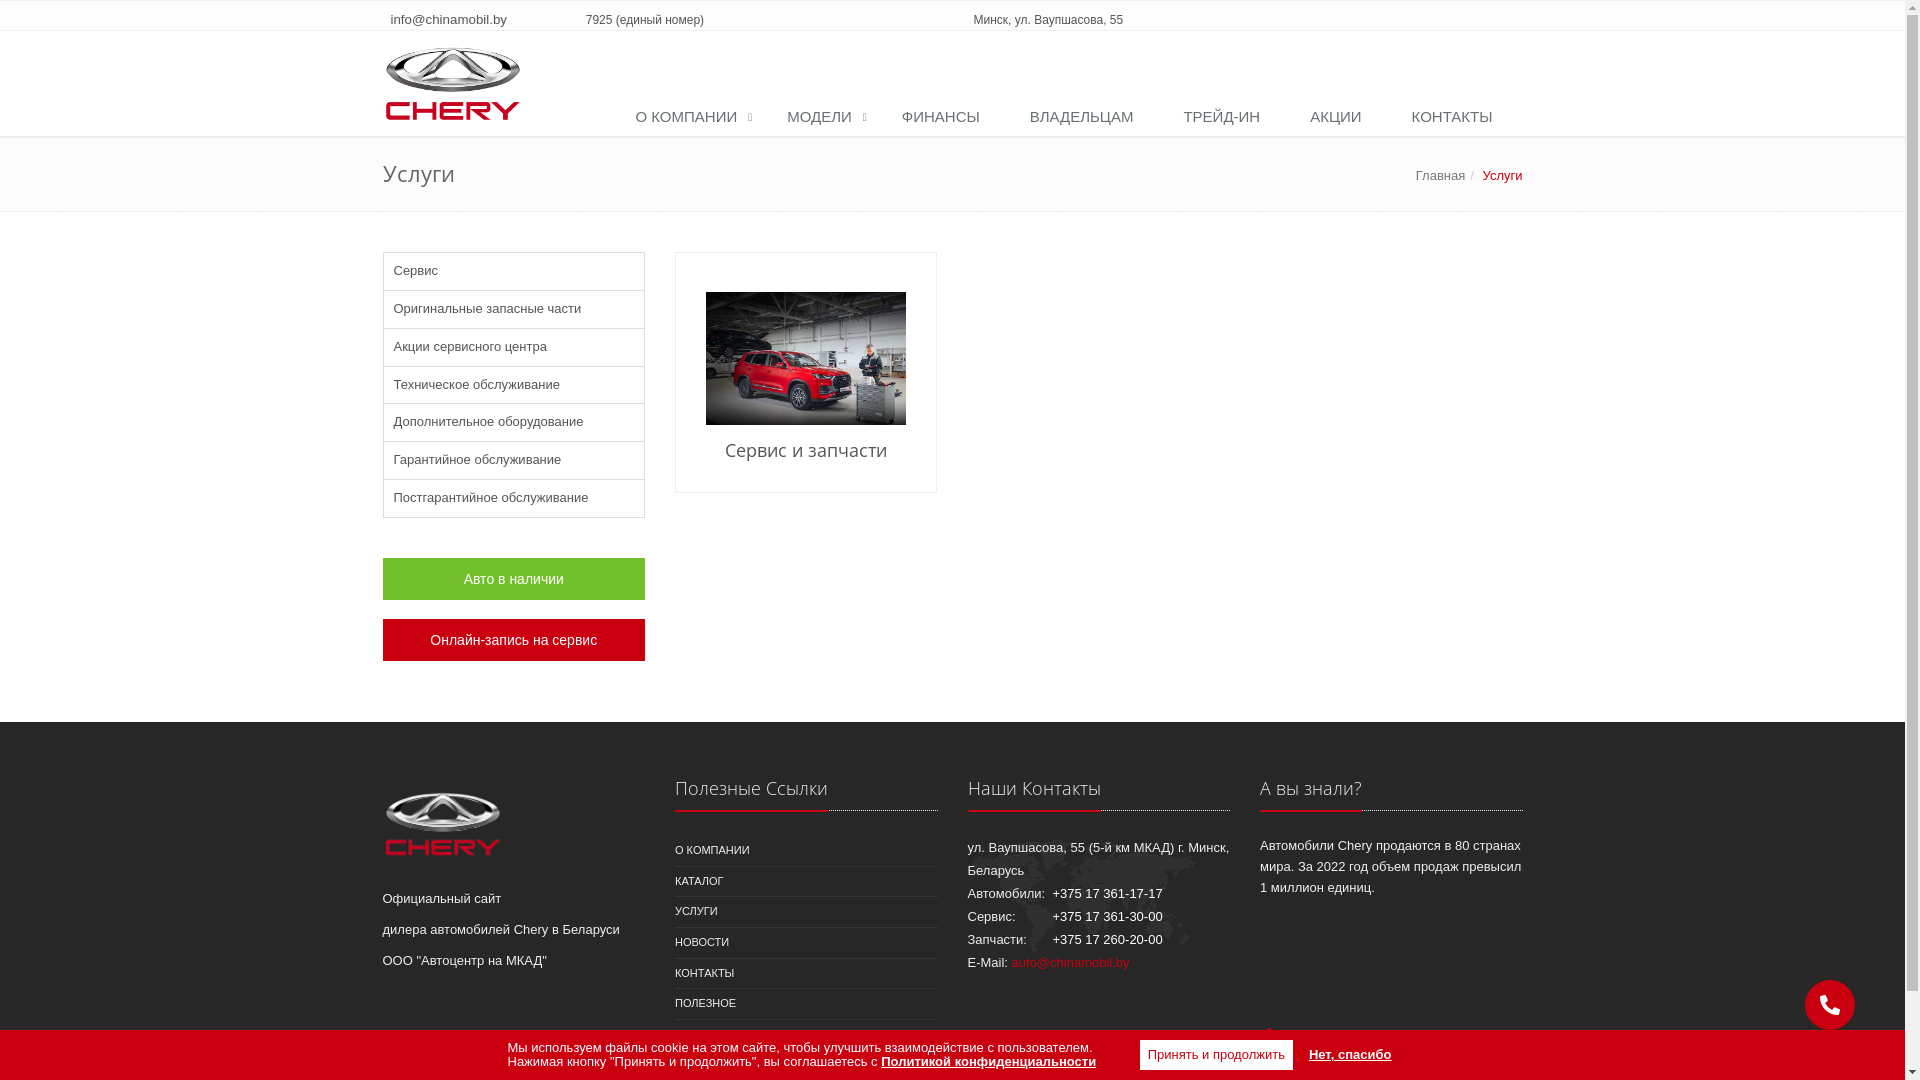 This screenshot has height=1080, width=1920. Describe the element at coordinates (1106, 916) in the screenshot. I see `'+375 17 361-30-00'` at that location.